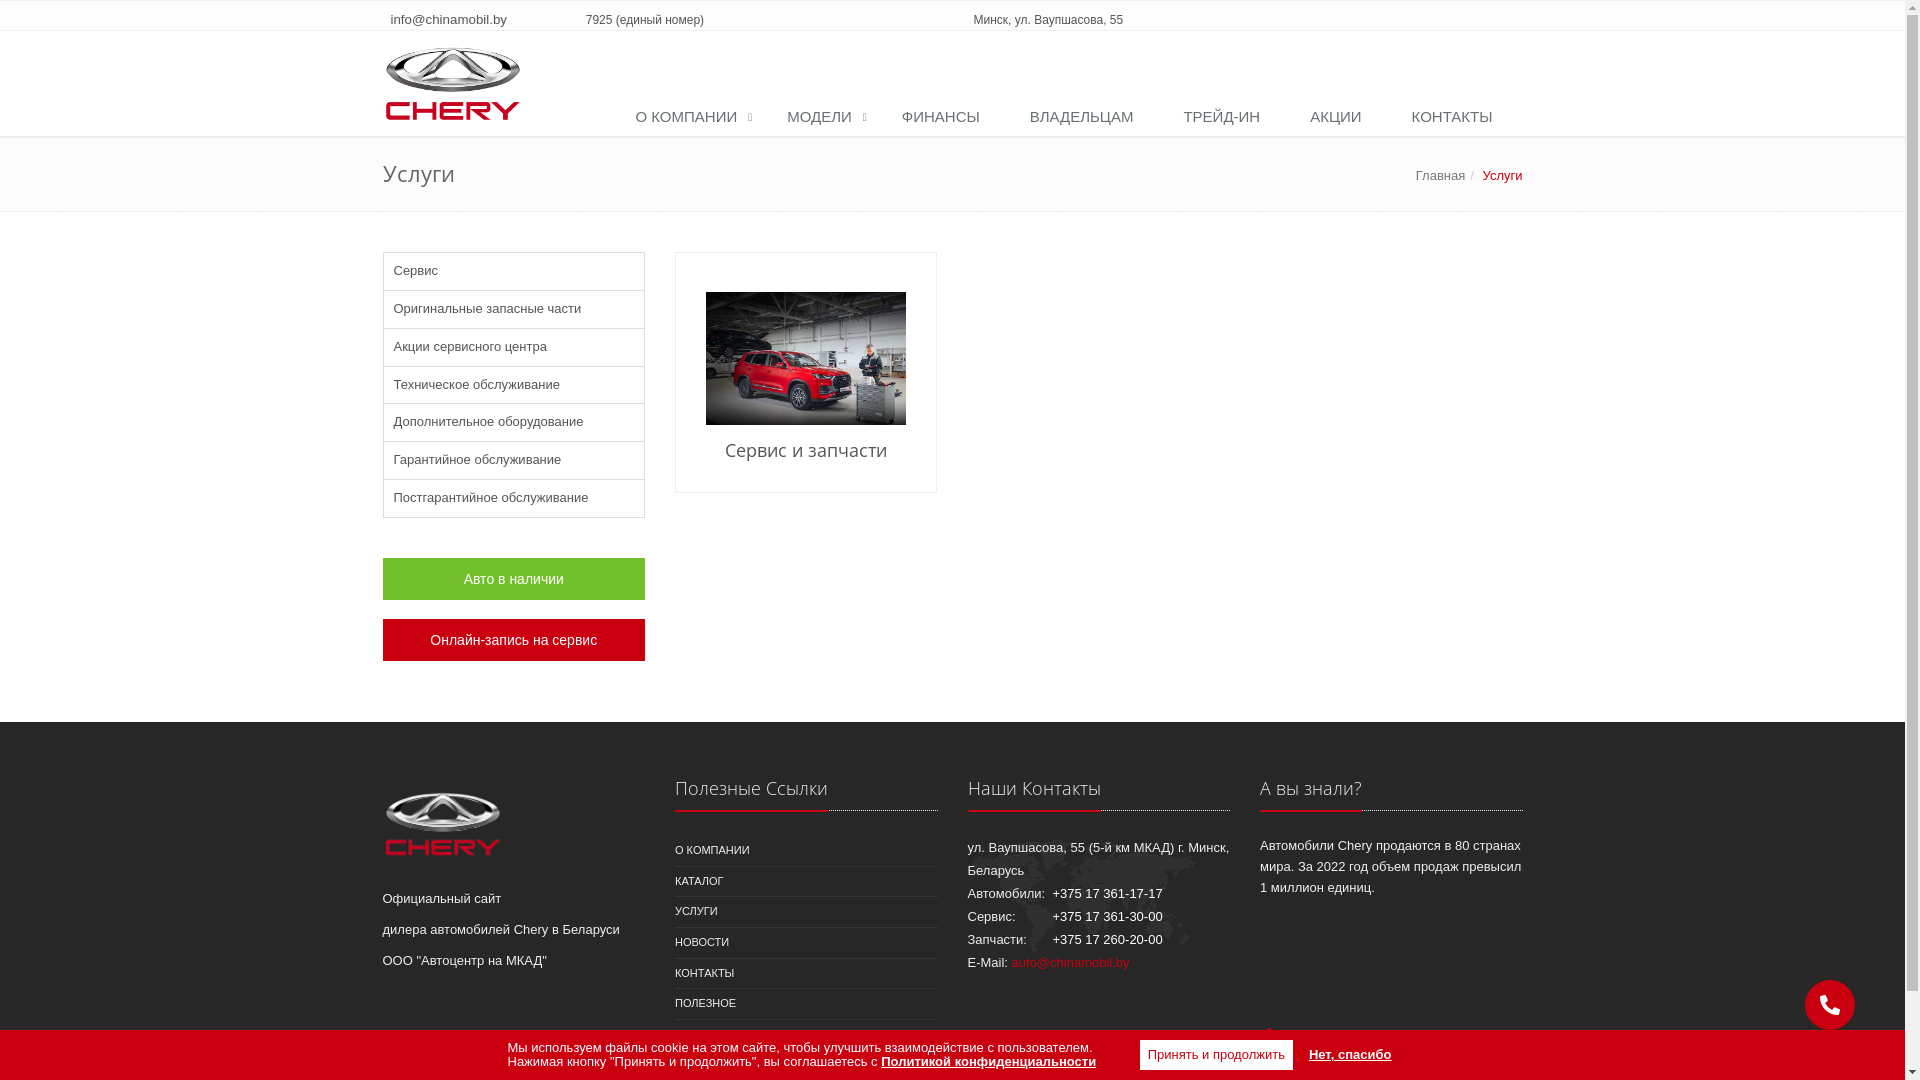 This screenshot has height=1080, width=1920. Describe the element at coordinates (1106, 916) in the screenshot. I see `'+375 17 361-30-00'` at that location.